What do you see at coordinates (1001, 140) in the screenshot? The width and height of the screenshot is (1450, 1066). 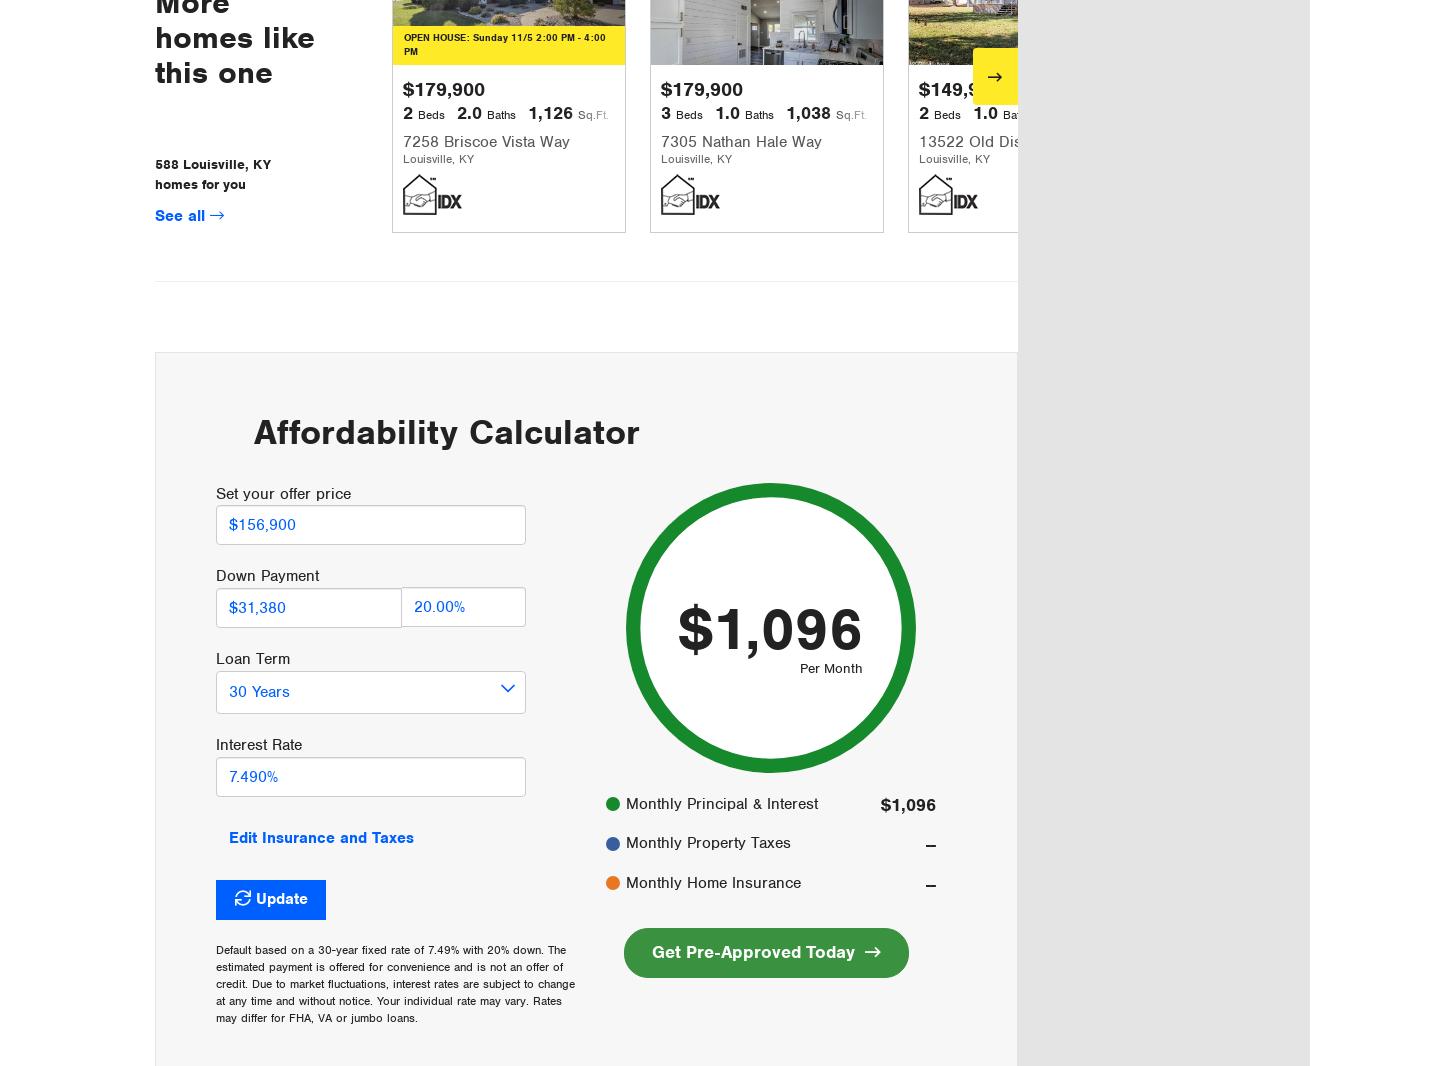 I see `'13522 Old Distillery Rd'` at bounding box center [1001, 140].